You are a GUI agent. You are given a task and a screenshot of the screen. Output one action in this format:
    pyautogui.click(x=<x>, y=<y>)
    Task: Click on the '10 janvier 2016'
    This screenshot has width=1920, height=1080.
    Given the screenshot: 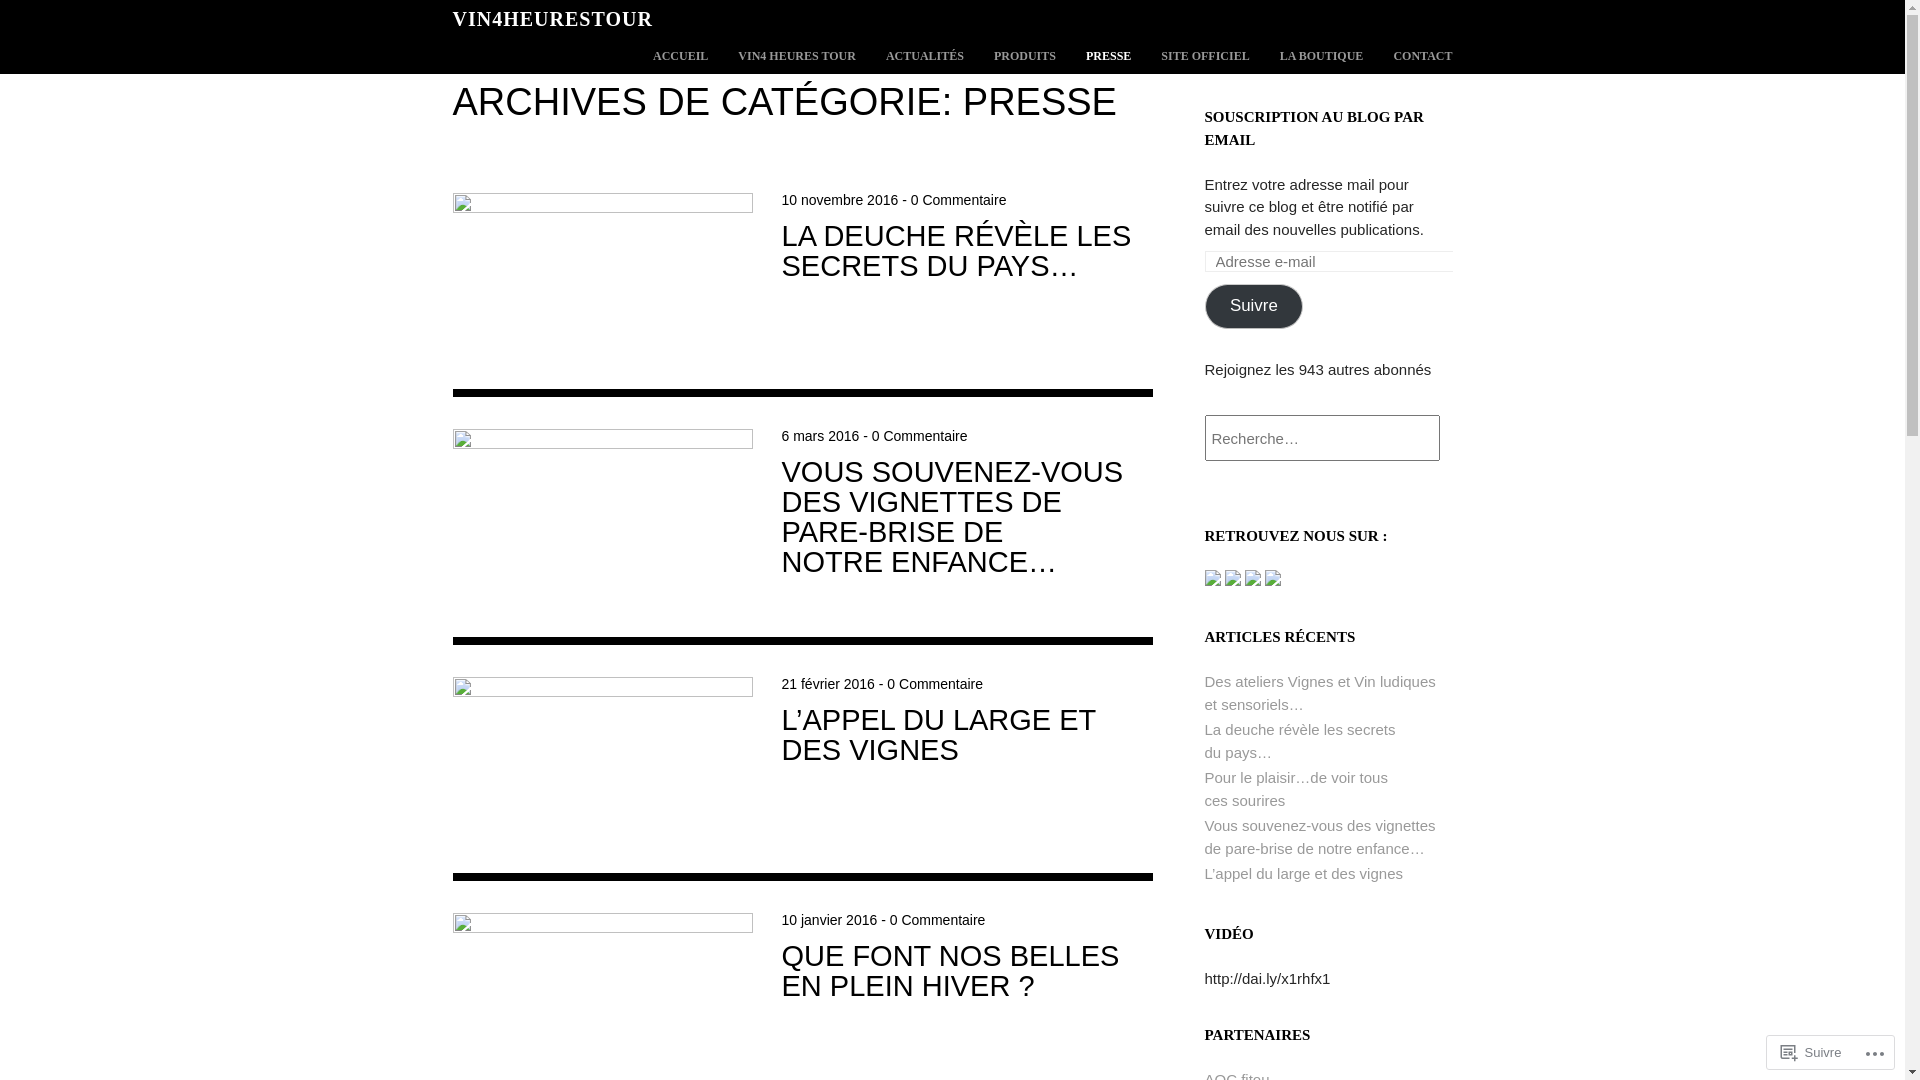 What is the action you would take?
    pyautogui.click(x=830, y=920)
    